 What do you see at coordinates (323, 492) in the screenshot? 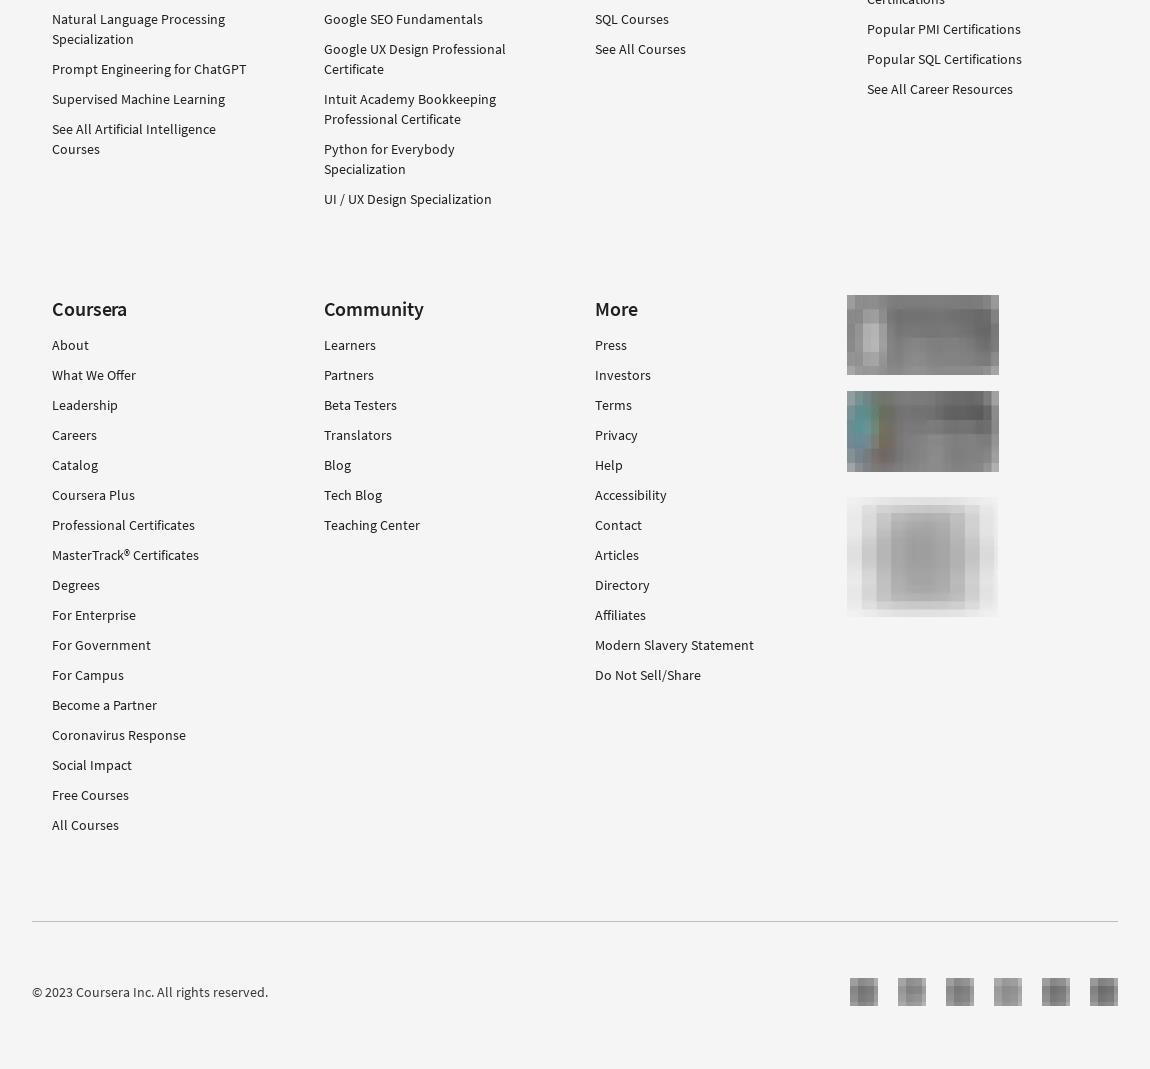
I see `'Tech Blog'` at bounding box center [323, 492].